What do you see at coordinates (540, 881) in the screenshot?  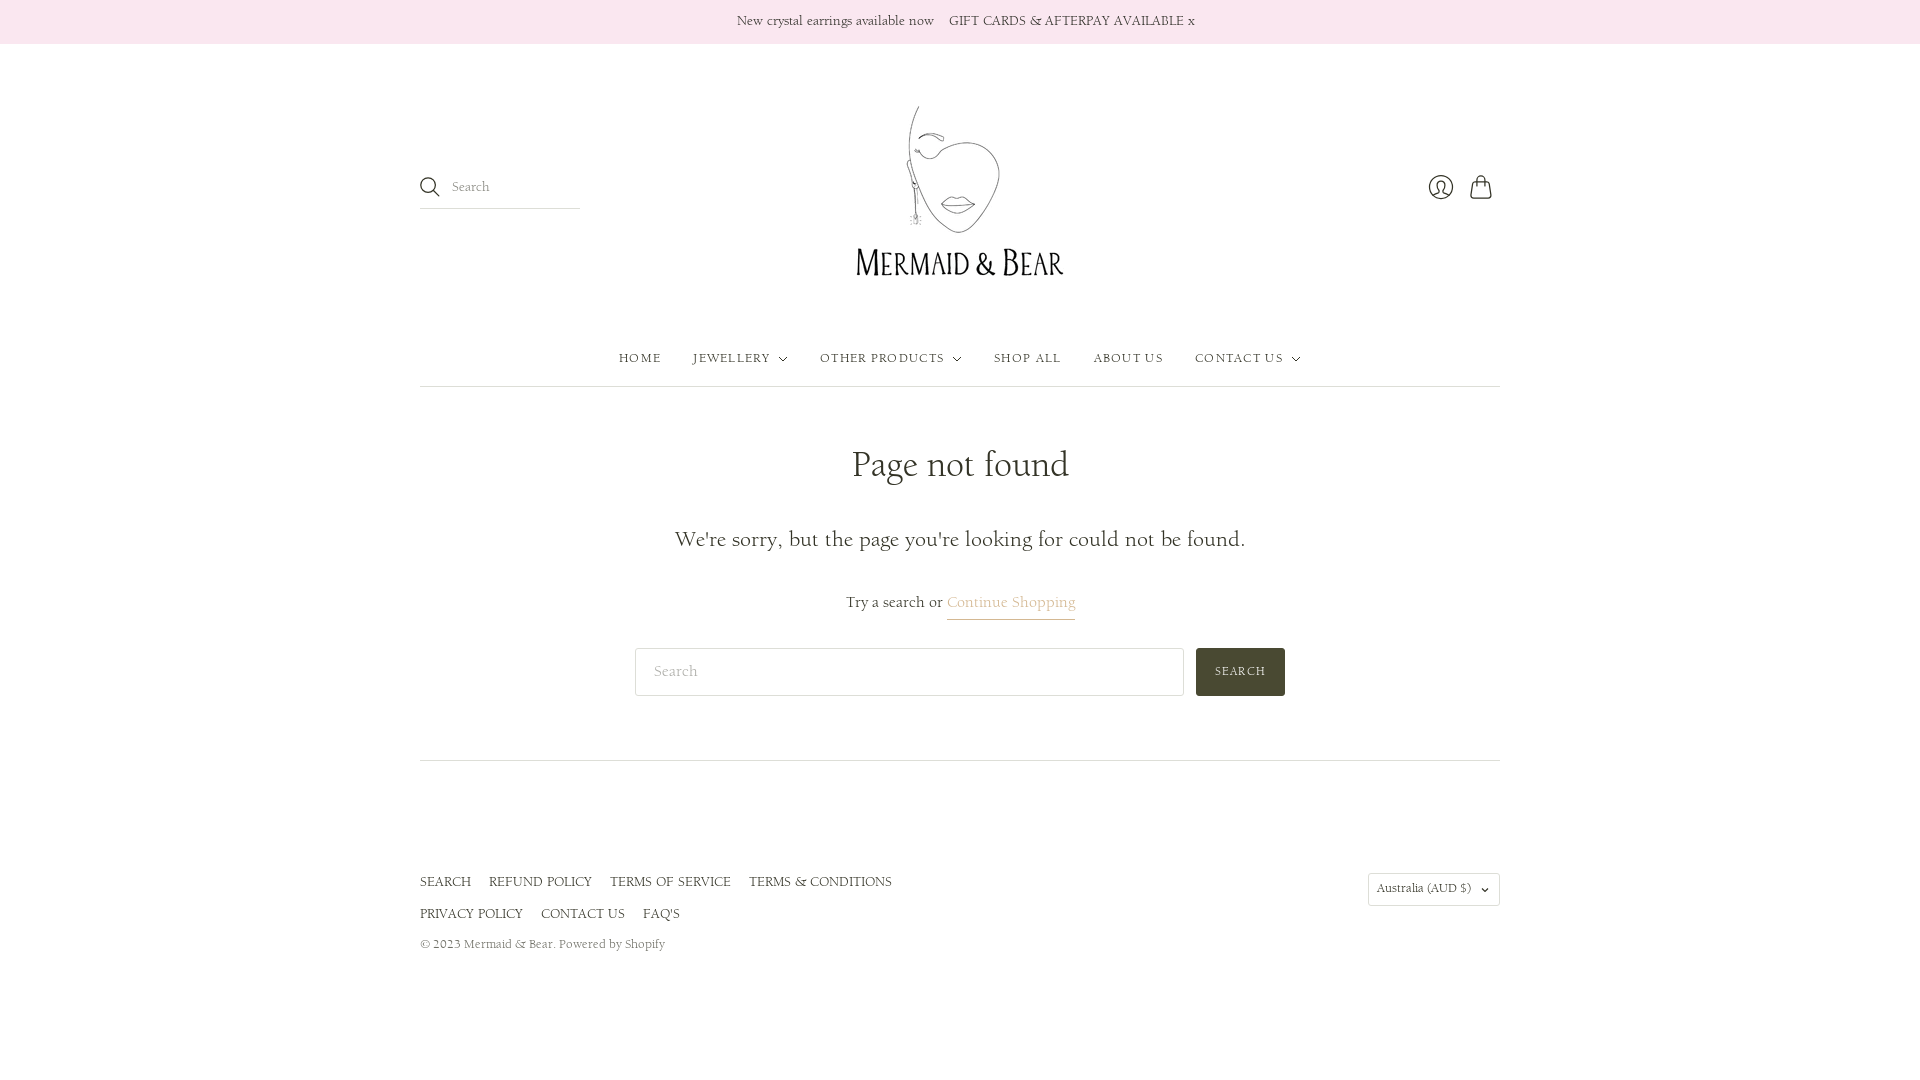 I see `'REFUND POLICY'` at bounding box center [540, 881].